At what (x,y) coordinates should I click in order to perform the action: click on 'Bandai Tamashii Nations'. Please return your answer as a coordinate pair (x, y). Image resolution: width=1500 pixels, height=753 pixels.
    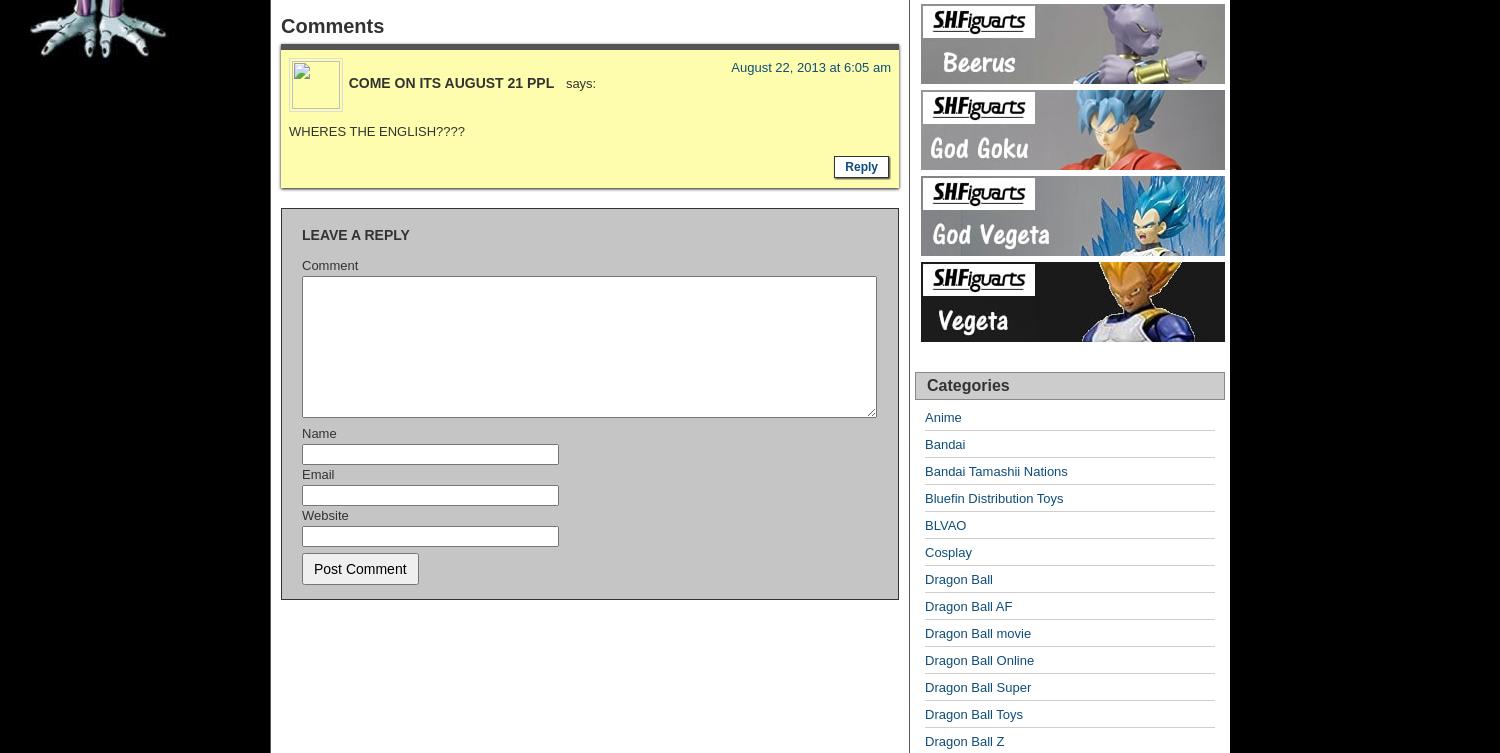
    Looking at the image, I should click on (995, 470).